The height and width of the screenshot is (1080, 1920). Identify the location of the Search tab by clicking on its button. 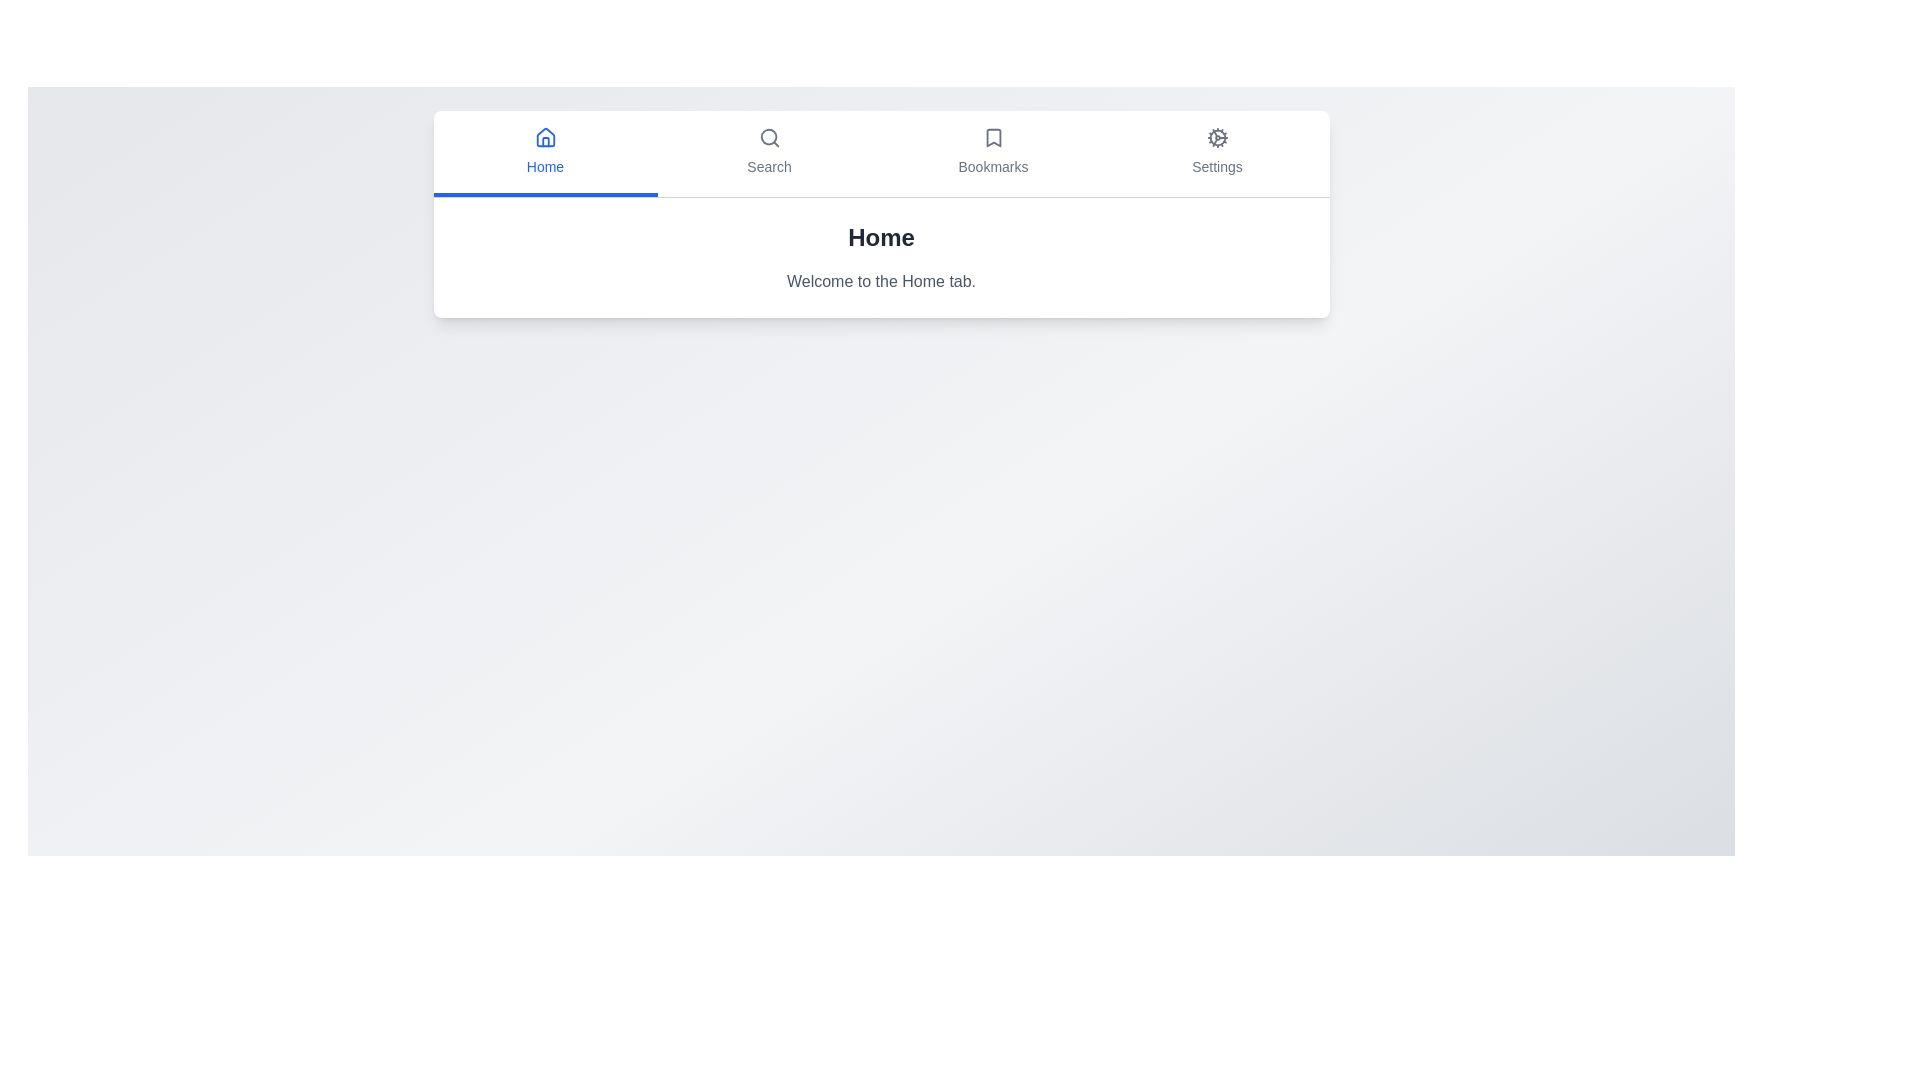
(768, 153).